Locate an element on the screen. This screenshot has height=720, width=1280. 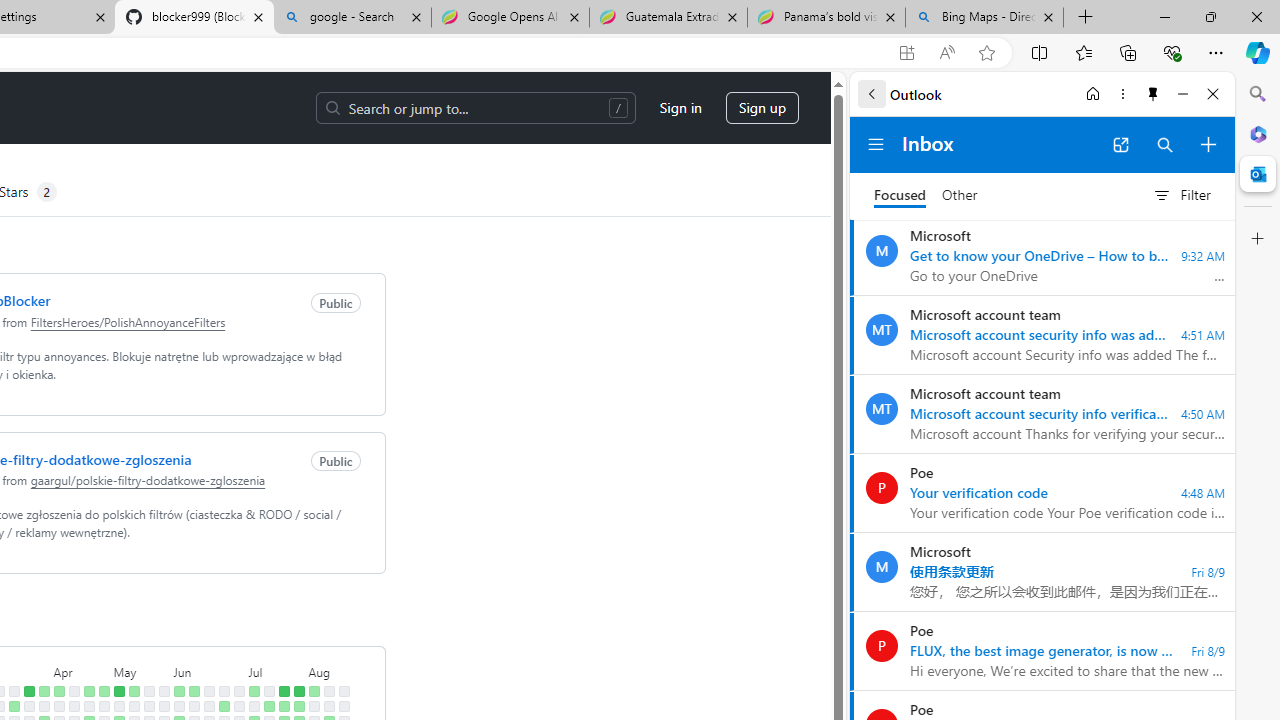
'Close' is located at coordinates (1212, 93).